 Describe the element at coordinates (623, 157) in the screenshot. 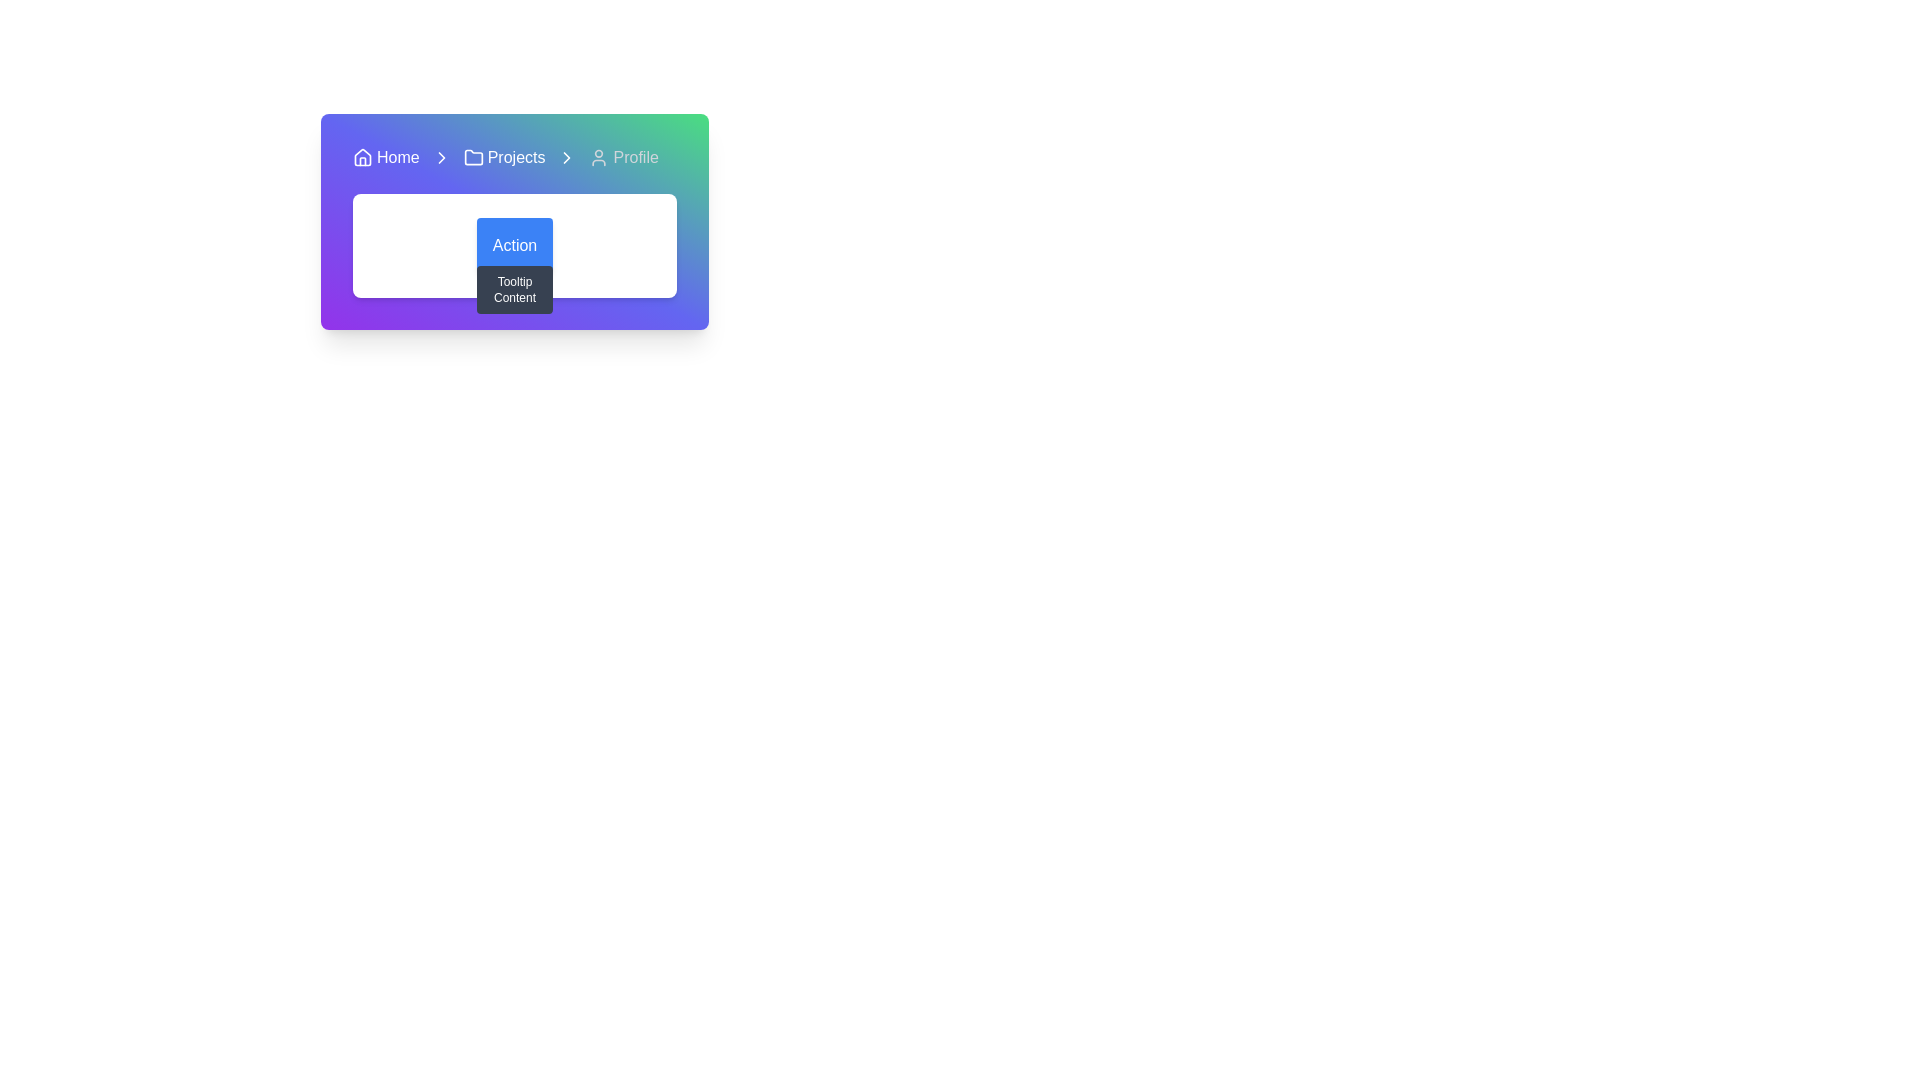

I see `the navigation link for the user's profile section, which is the third item from the left in the horizontal breadcrumb navigation` at that location.